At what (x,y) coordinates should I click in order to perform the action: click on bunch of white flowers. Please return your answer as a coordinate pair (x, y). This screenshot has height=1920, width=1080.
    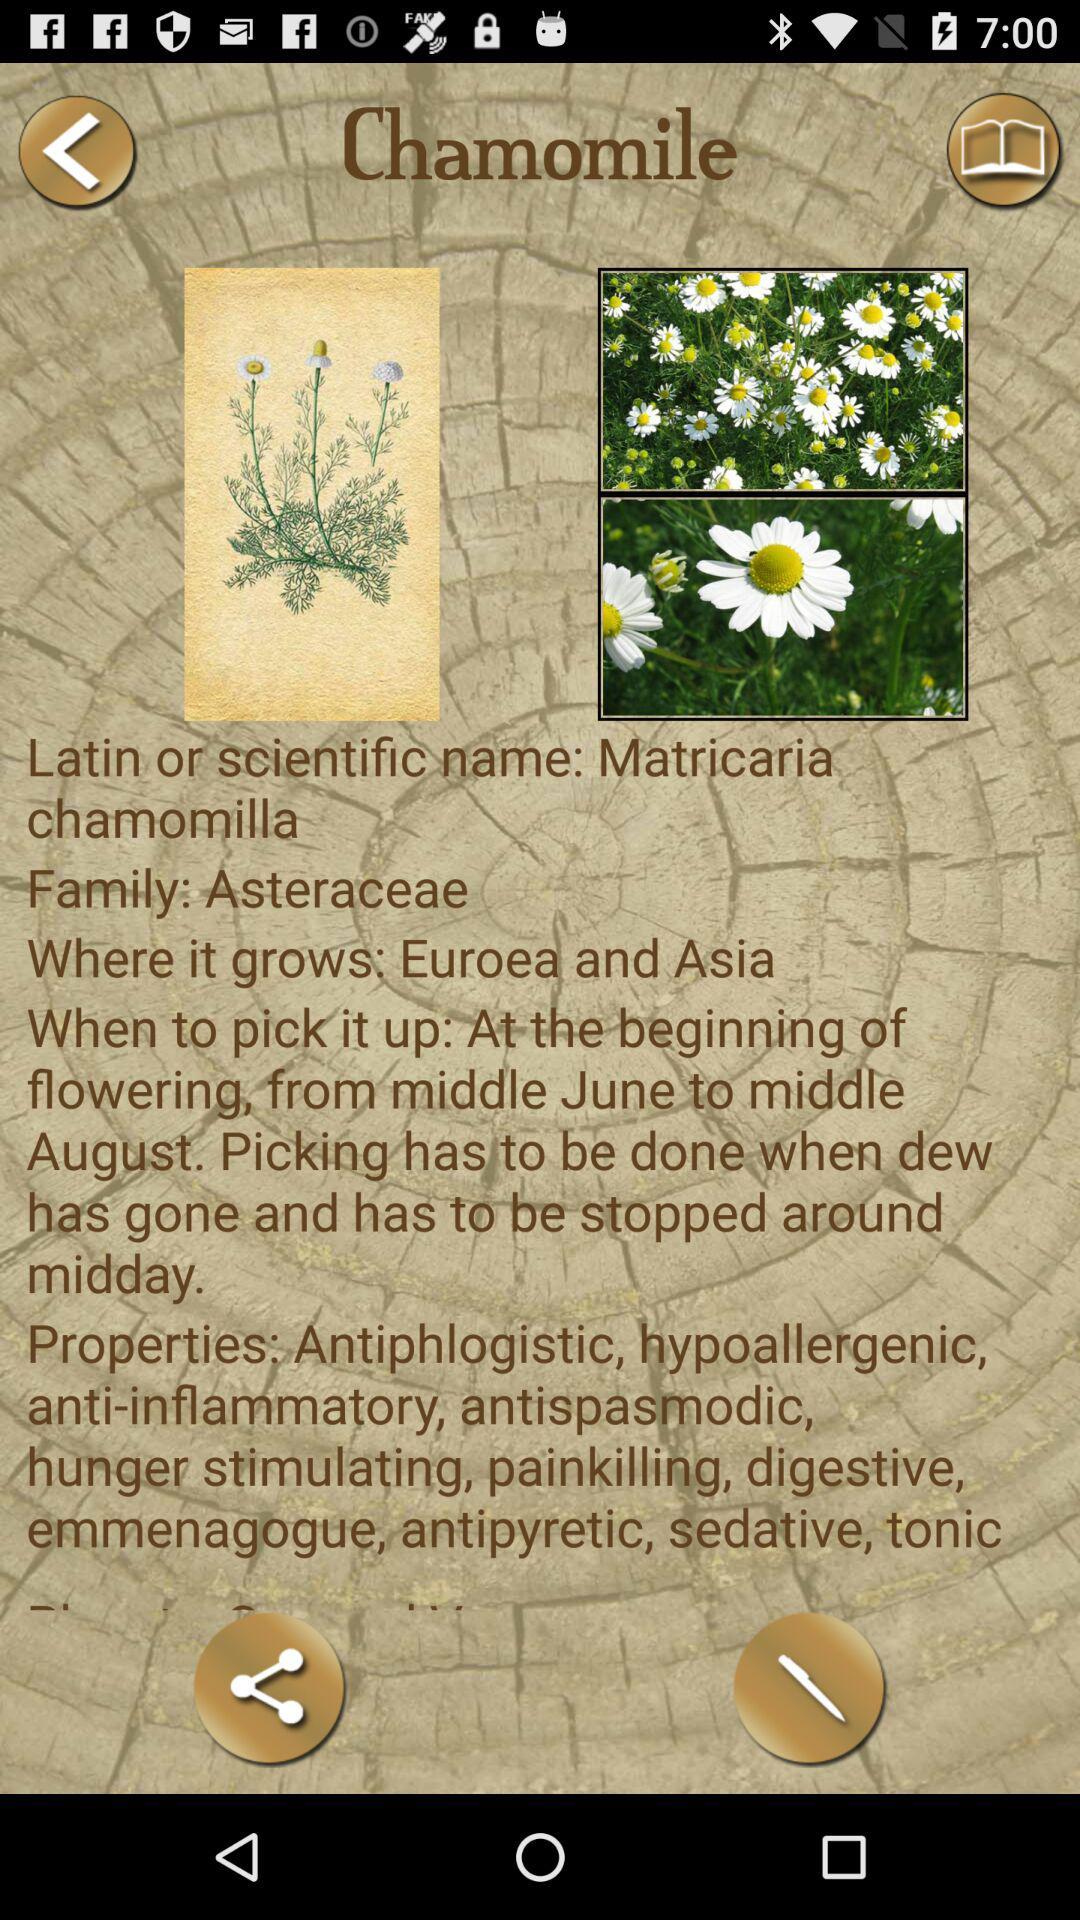
    Looking at the image, I should click on (782, 380).